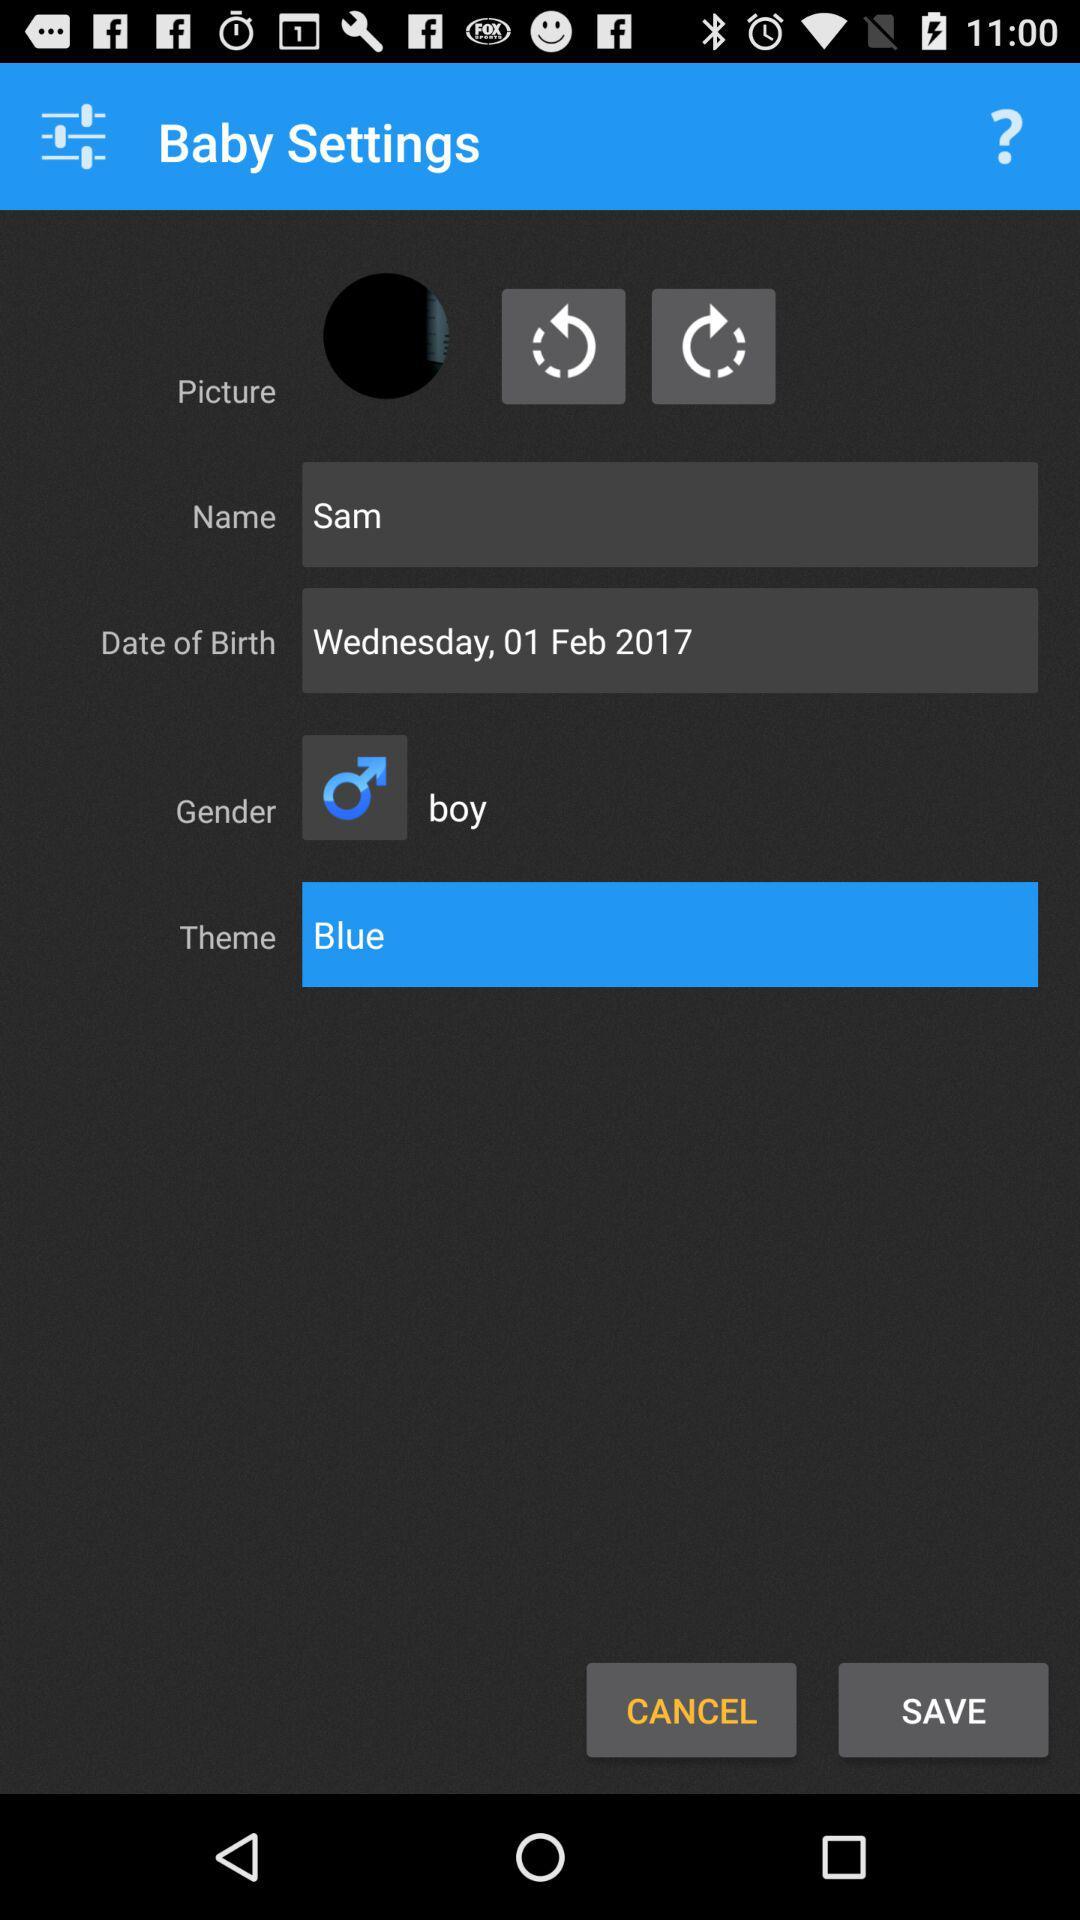 Image resolution: width=1080 pixels, height=1920 pixels. What do you see at coordinates (1006, 135) in the screenshot?
I see `need help` at bounding box center [1006, 135].